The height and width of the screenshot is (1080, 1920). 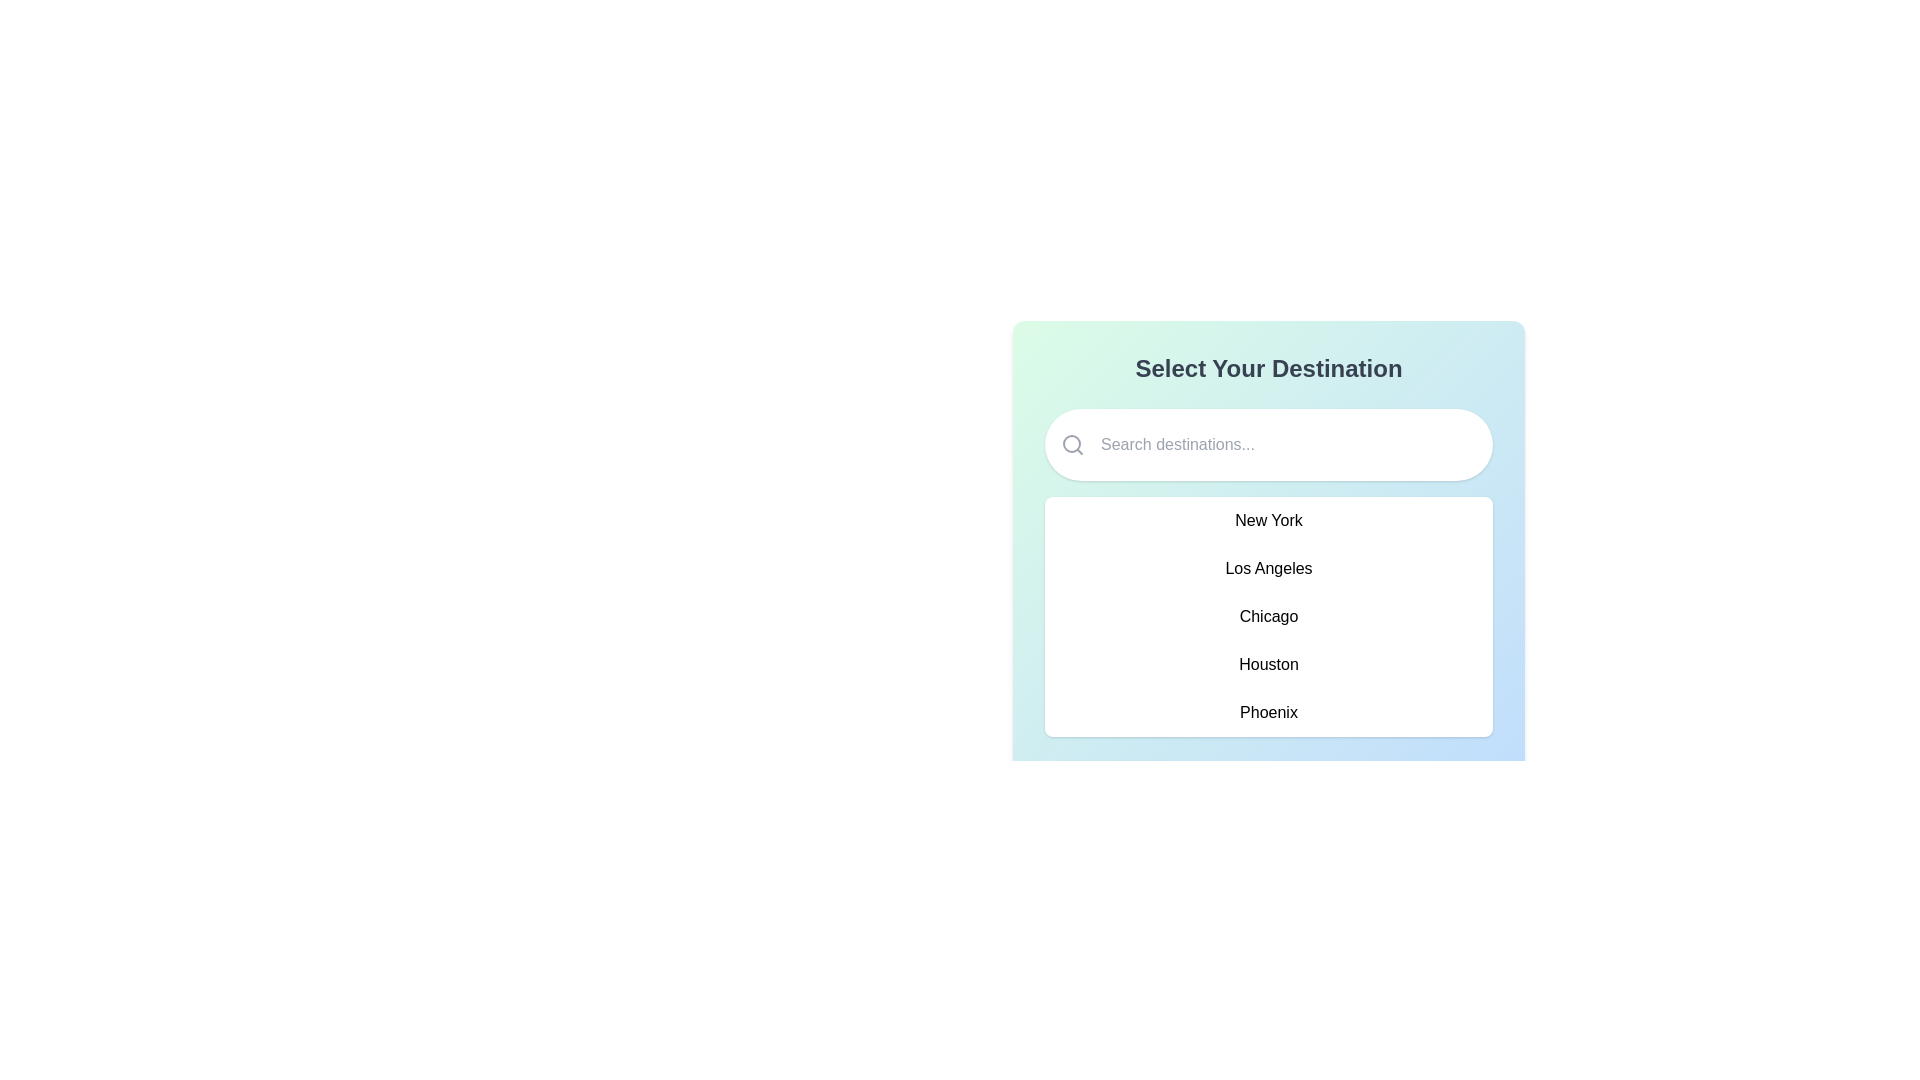 What do you see at coordinates (1070, 442) in the screenshot?
I see `the larger circular segment of the search icon, which is part of the visual representation of the search functionality, located at the top-left corner of the 'Search destinations...' input field` at bounding box center [1070, 442].